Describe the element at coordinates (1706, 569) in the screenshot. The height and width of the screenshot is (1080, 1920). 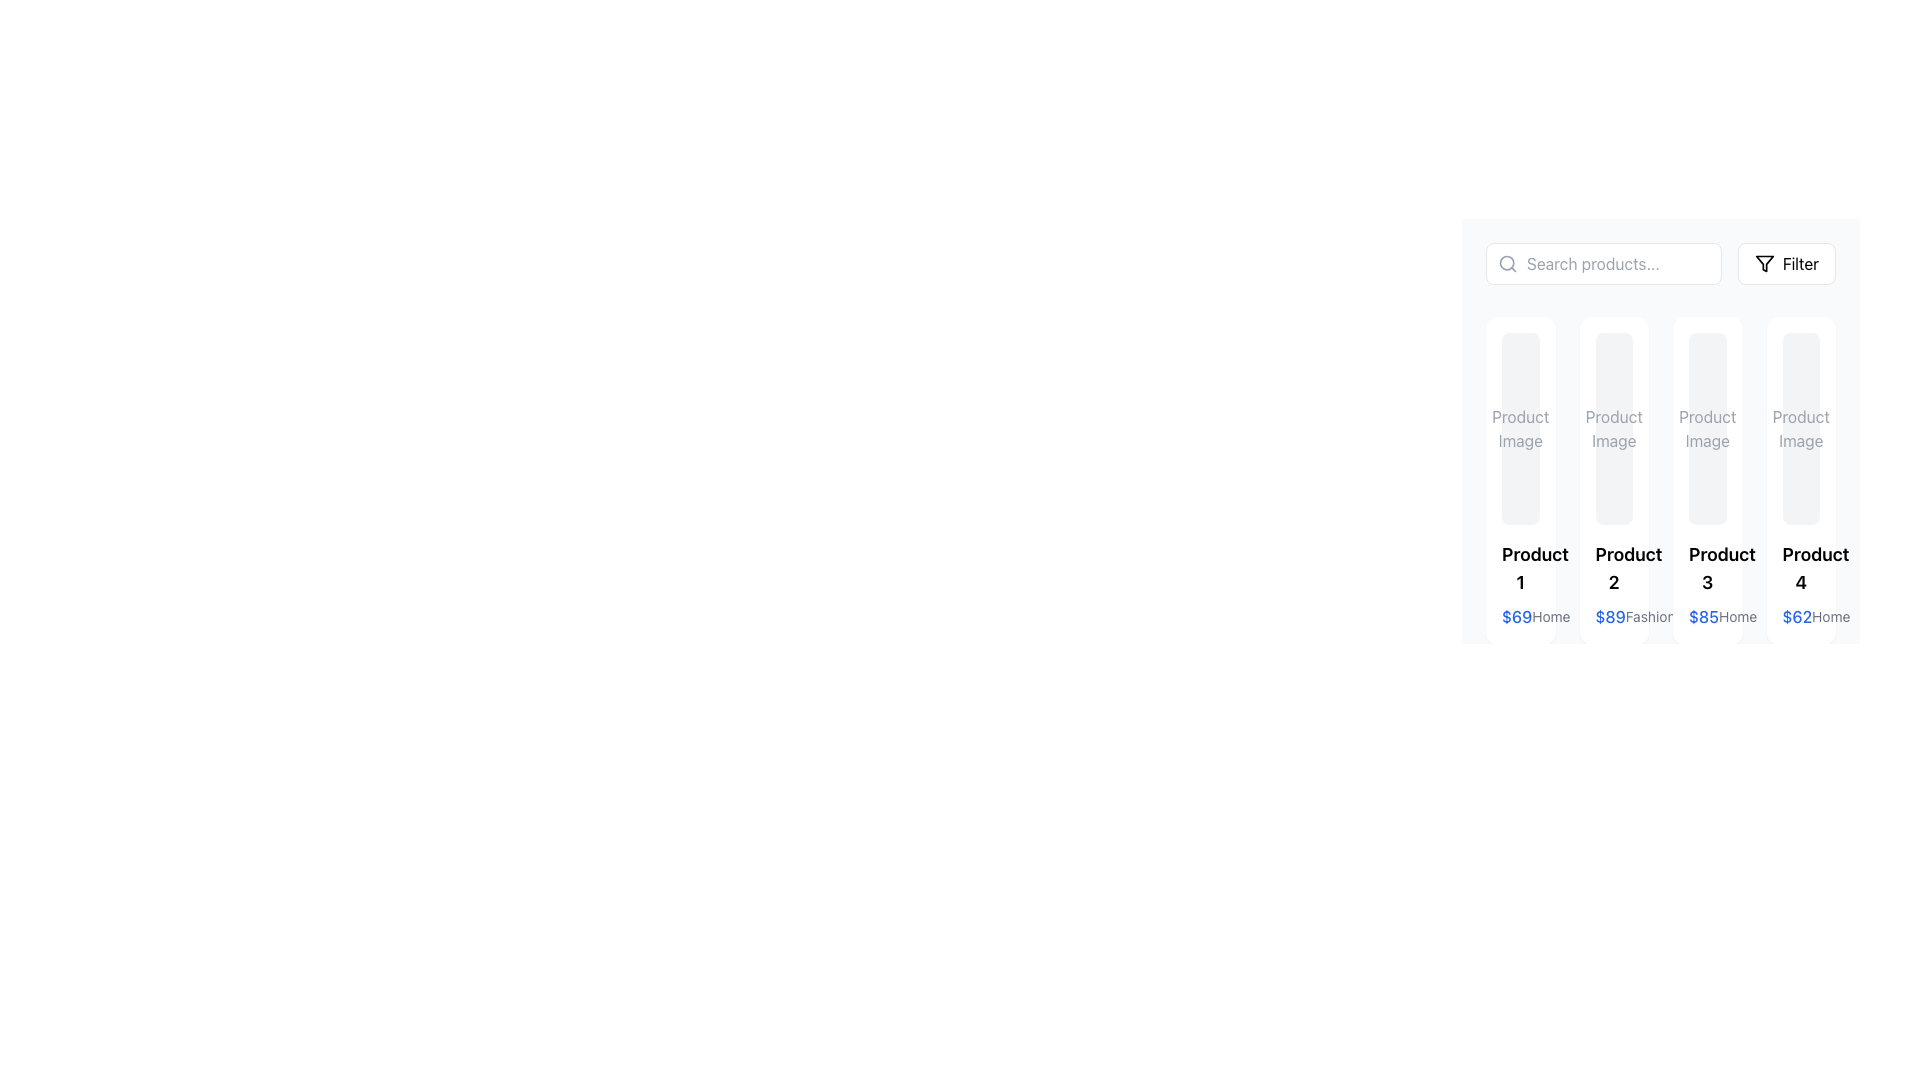
I see `the product title label for 'Product 3', which is located within its card layout, positioned below the product image and above the price information` at that location.